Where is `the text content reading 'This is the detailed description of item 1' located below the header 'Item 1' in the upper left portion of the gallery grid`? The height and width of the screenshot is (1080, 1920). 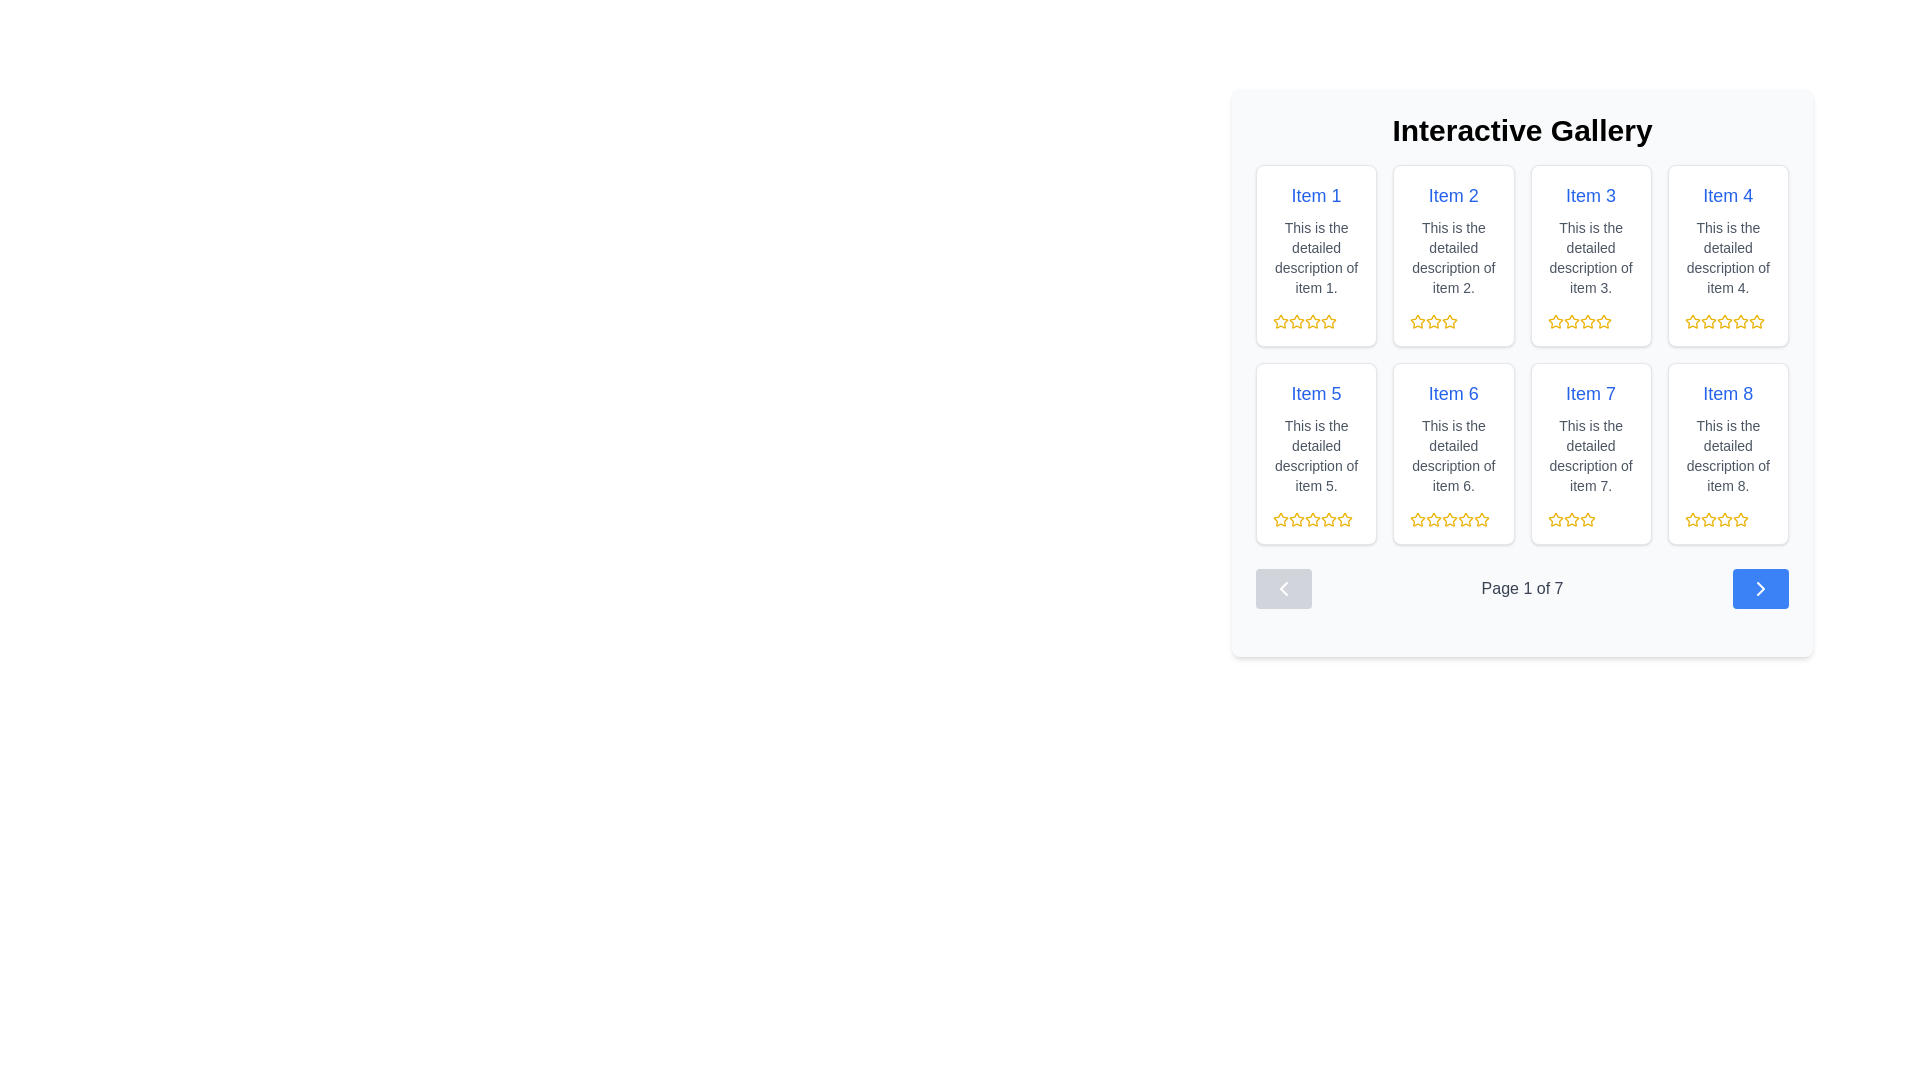 the text content reading 'This is the detailed description of item 1' located below the header 'Item 1' in the upper left portion of the gallery grid is located at coordinates (1316, 257).